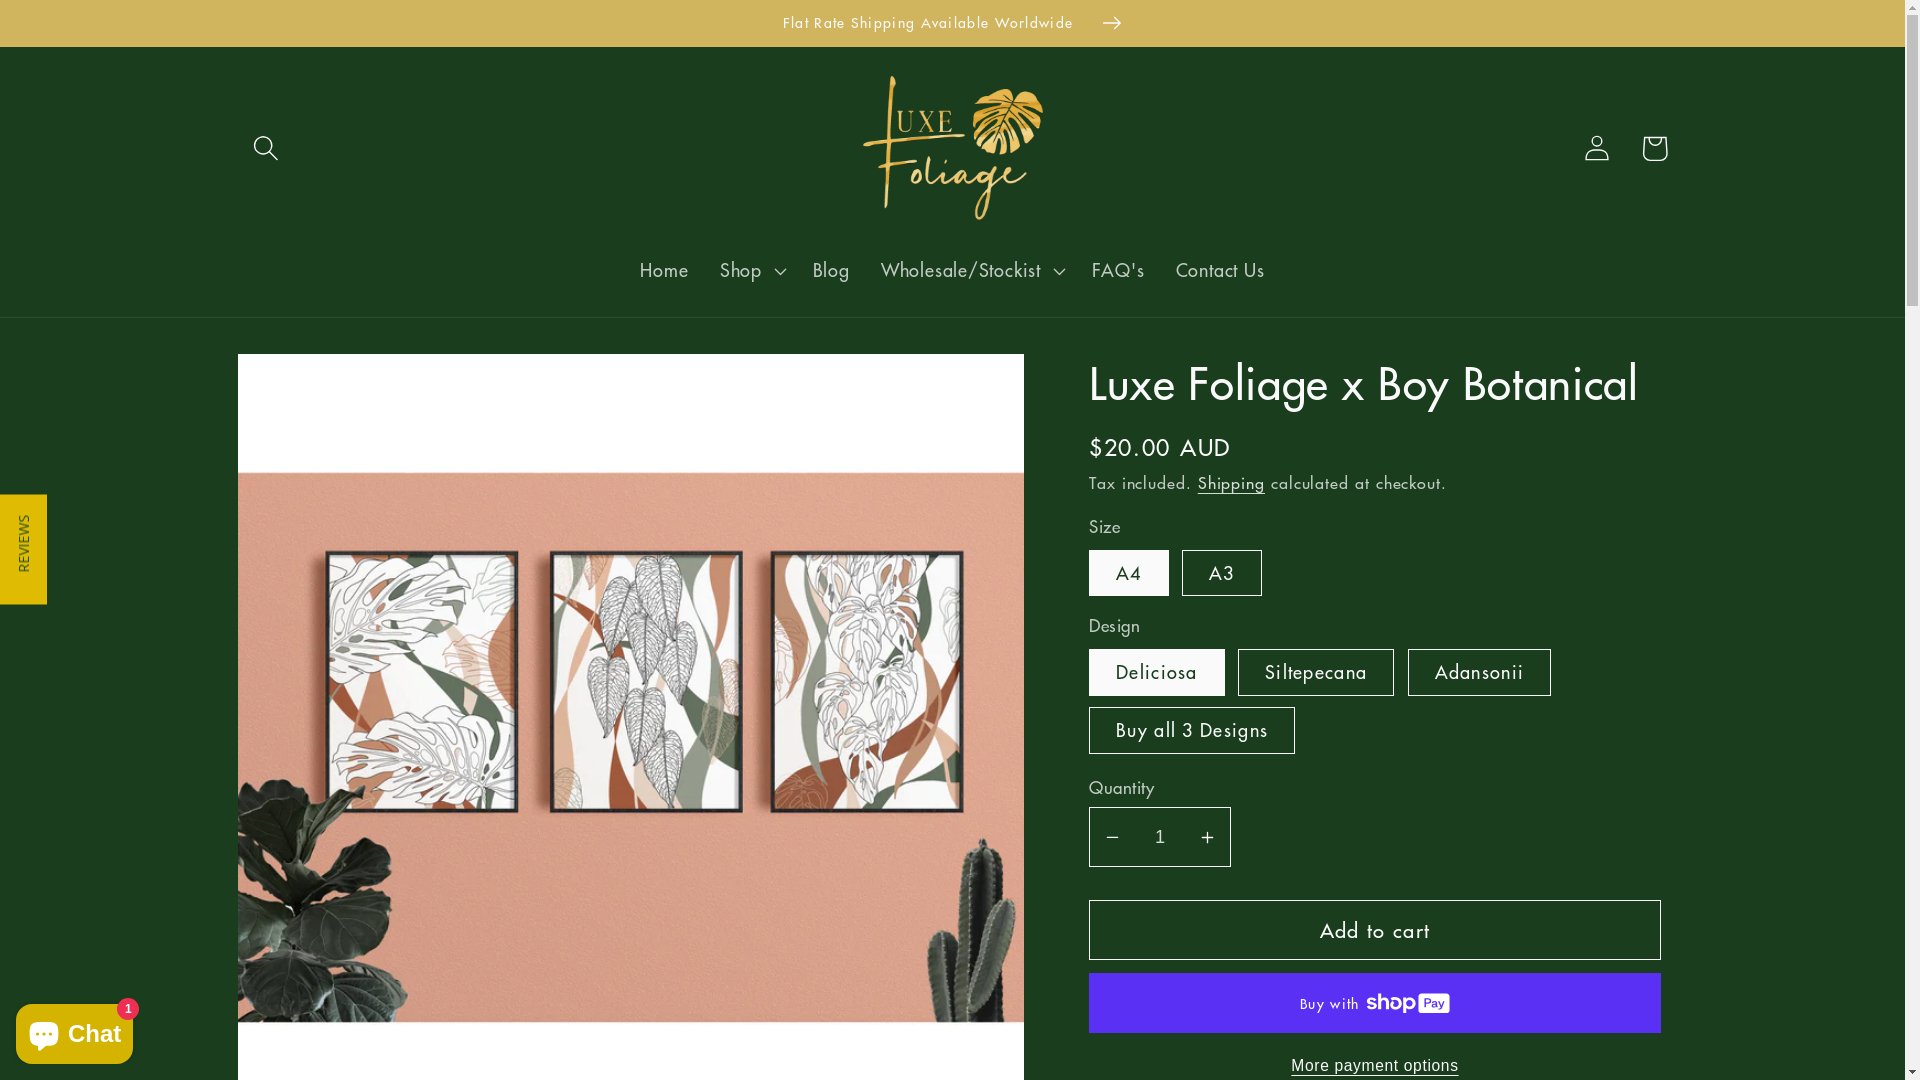 Image resolution: width=1920 pixels, height=1080 pixels. What do you see at coordinates (1218, 270) in the screenshot?
I see `'Contact Us'` at bounding box center [1218, 270].